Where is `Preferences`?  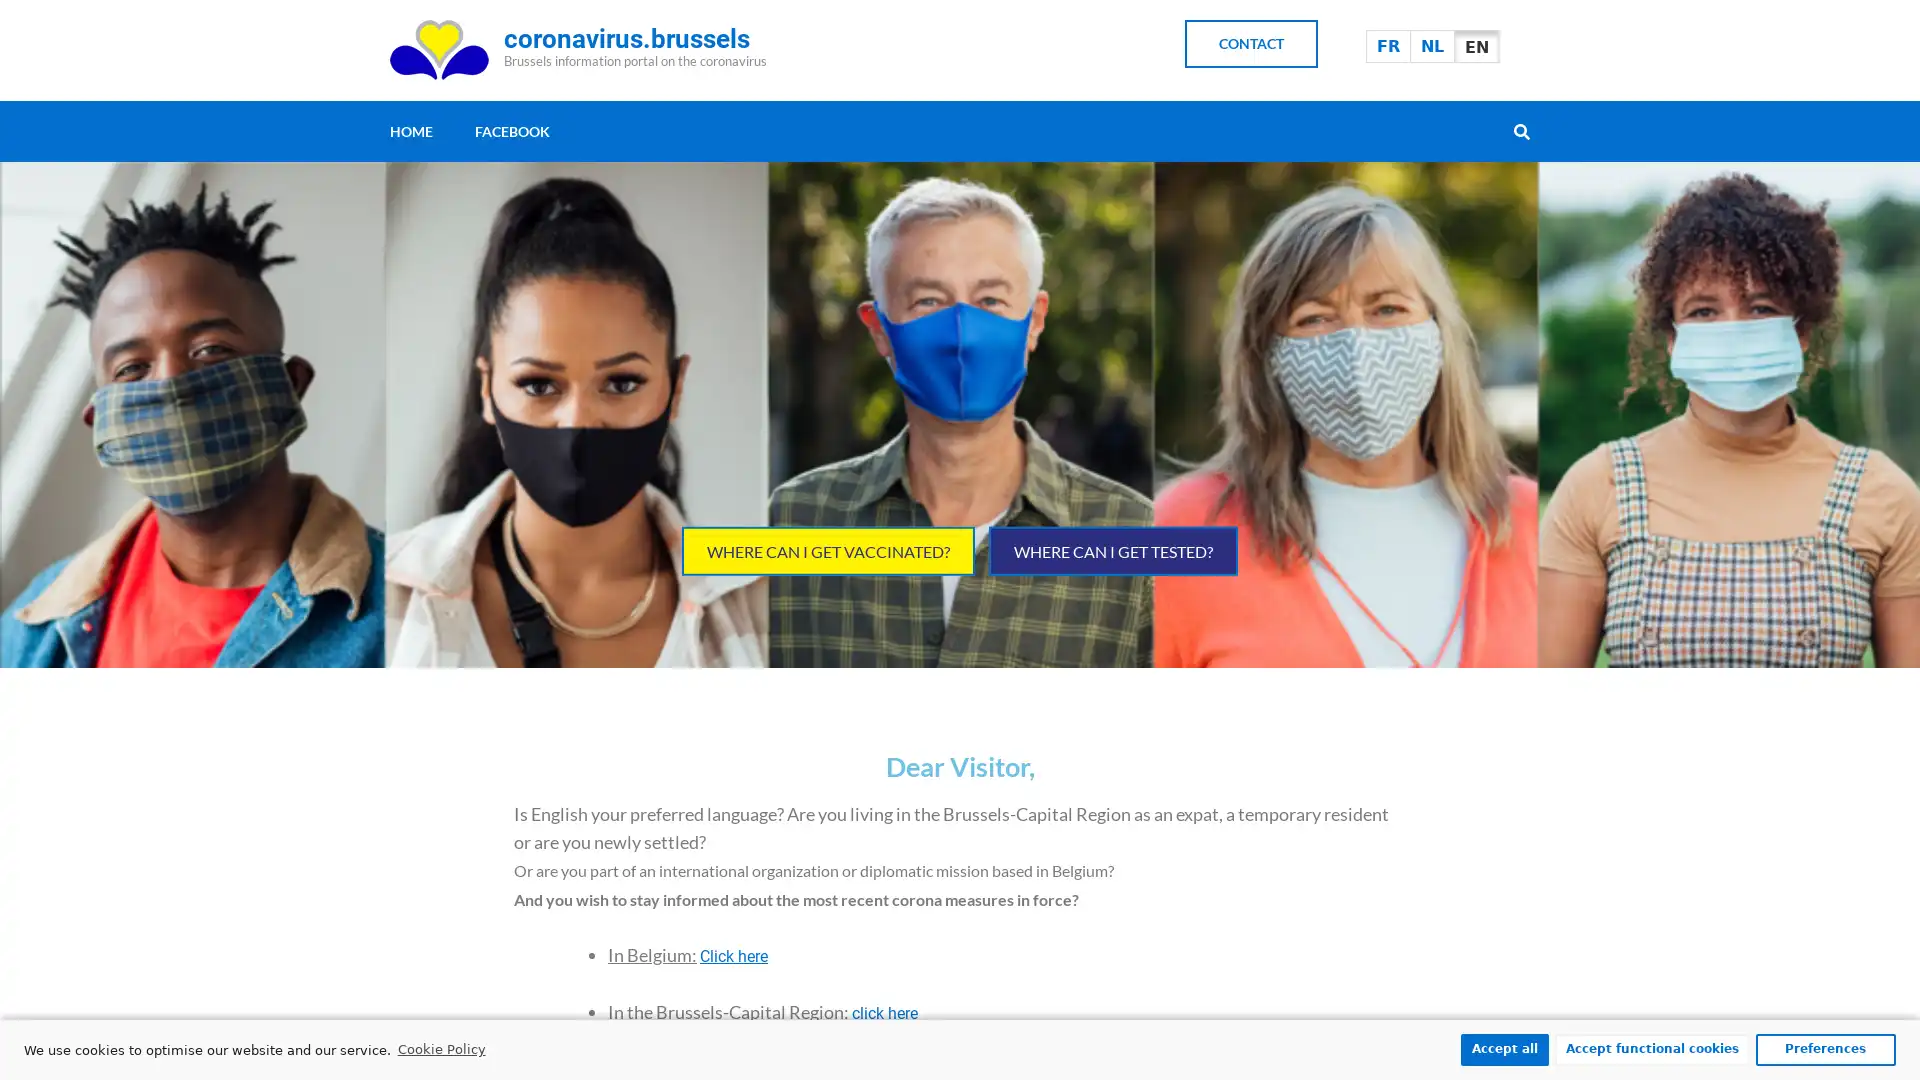
Preferences is located at coordinates (1824, 1048).